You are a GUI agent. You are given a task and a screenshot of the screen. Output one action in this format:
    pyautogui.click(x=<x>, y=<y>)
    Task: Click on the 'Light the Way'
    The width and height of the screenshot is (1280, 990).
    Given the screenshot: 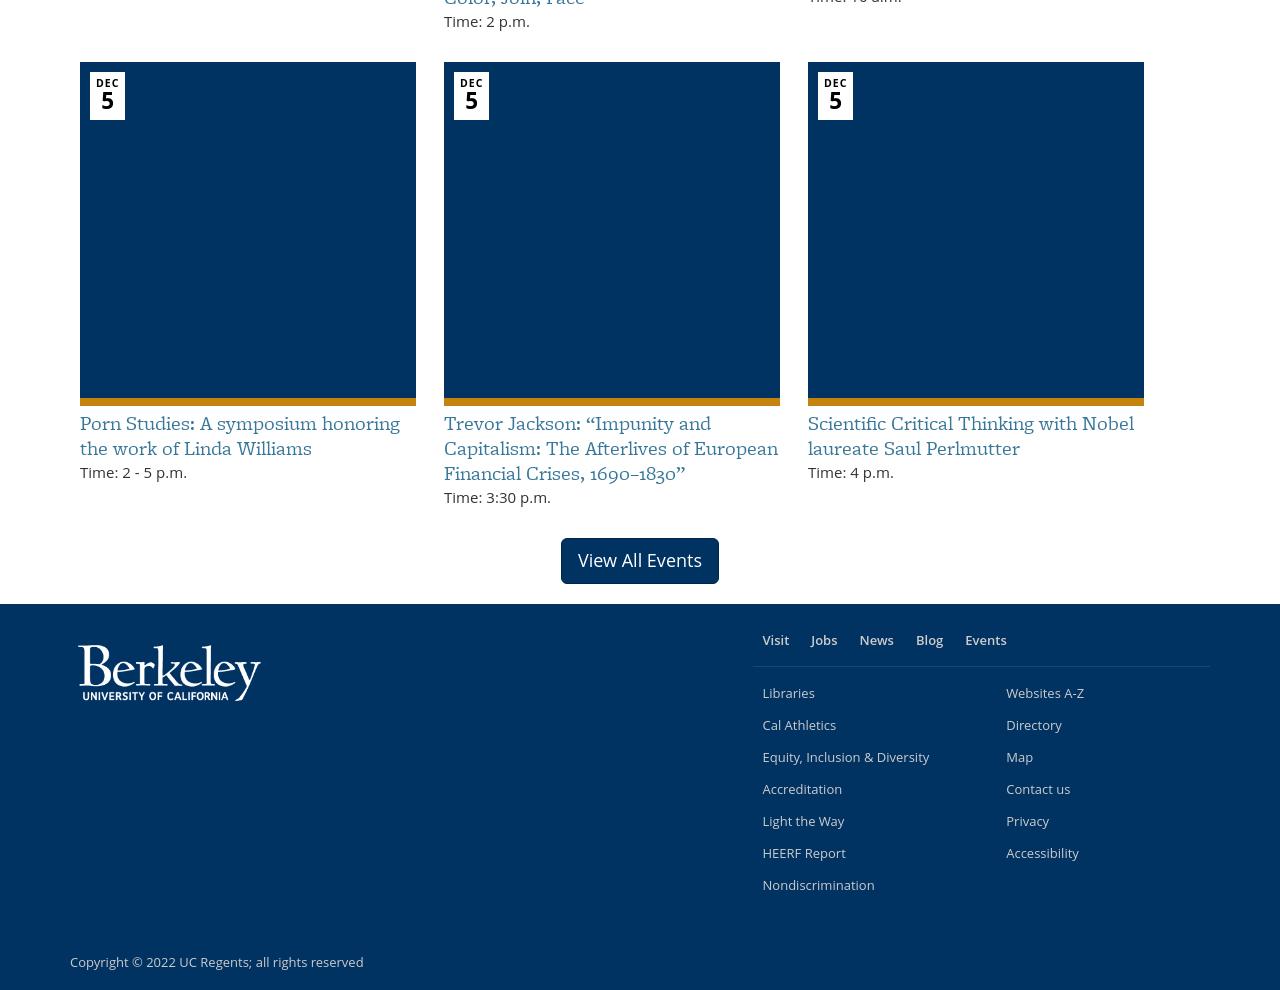 What is the action you would take?
    pyautogui.click(x=760, y=819)
    